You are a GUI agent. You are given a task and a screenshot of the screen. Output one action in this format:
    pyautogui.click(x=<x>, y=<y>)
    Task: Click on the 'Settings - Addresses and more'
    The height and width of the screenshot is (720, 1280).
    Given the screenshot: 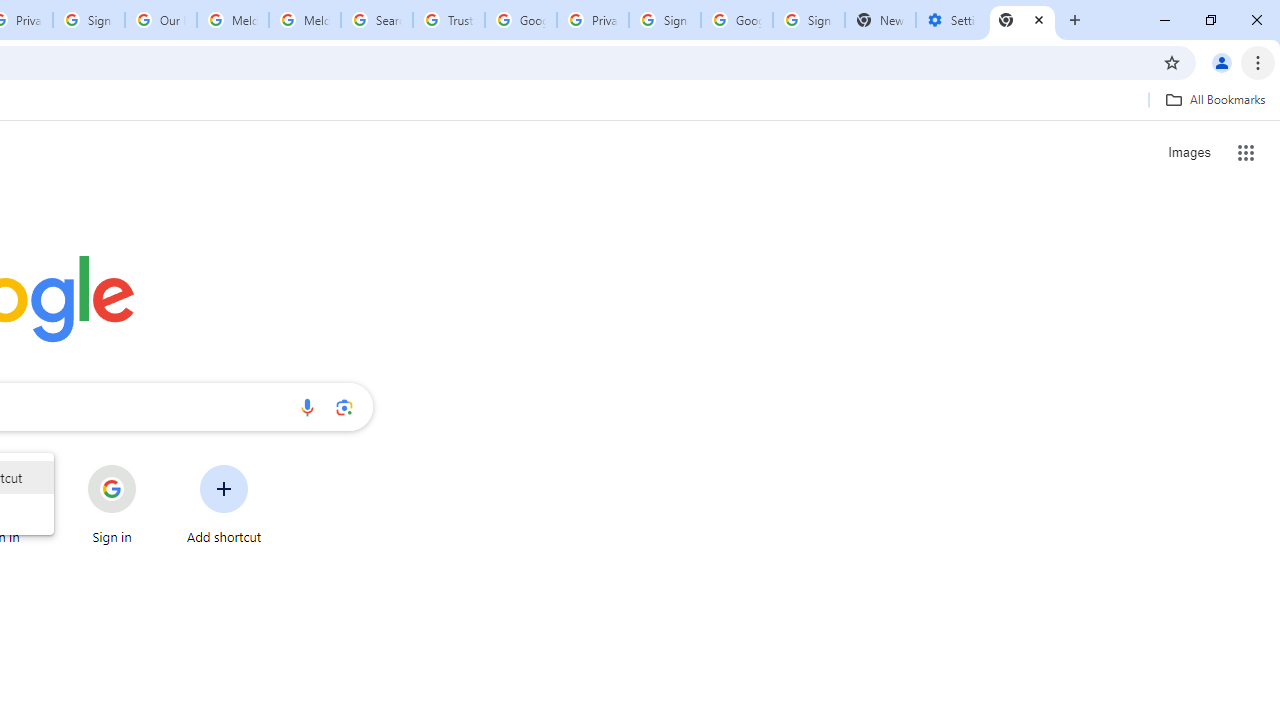 What is the action you would take?
    pyautogui.click(x=950, y=20)
    